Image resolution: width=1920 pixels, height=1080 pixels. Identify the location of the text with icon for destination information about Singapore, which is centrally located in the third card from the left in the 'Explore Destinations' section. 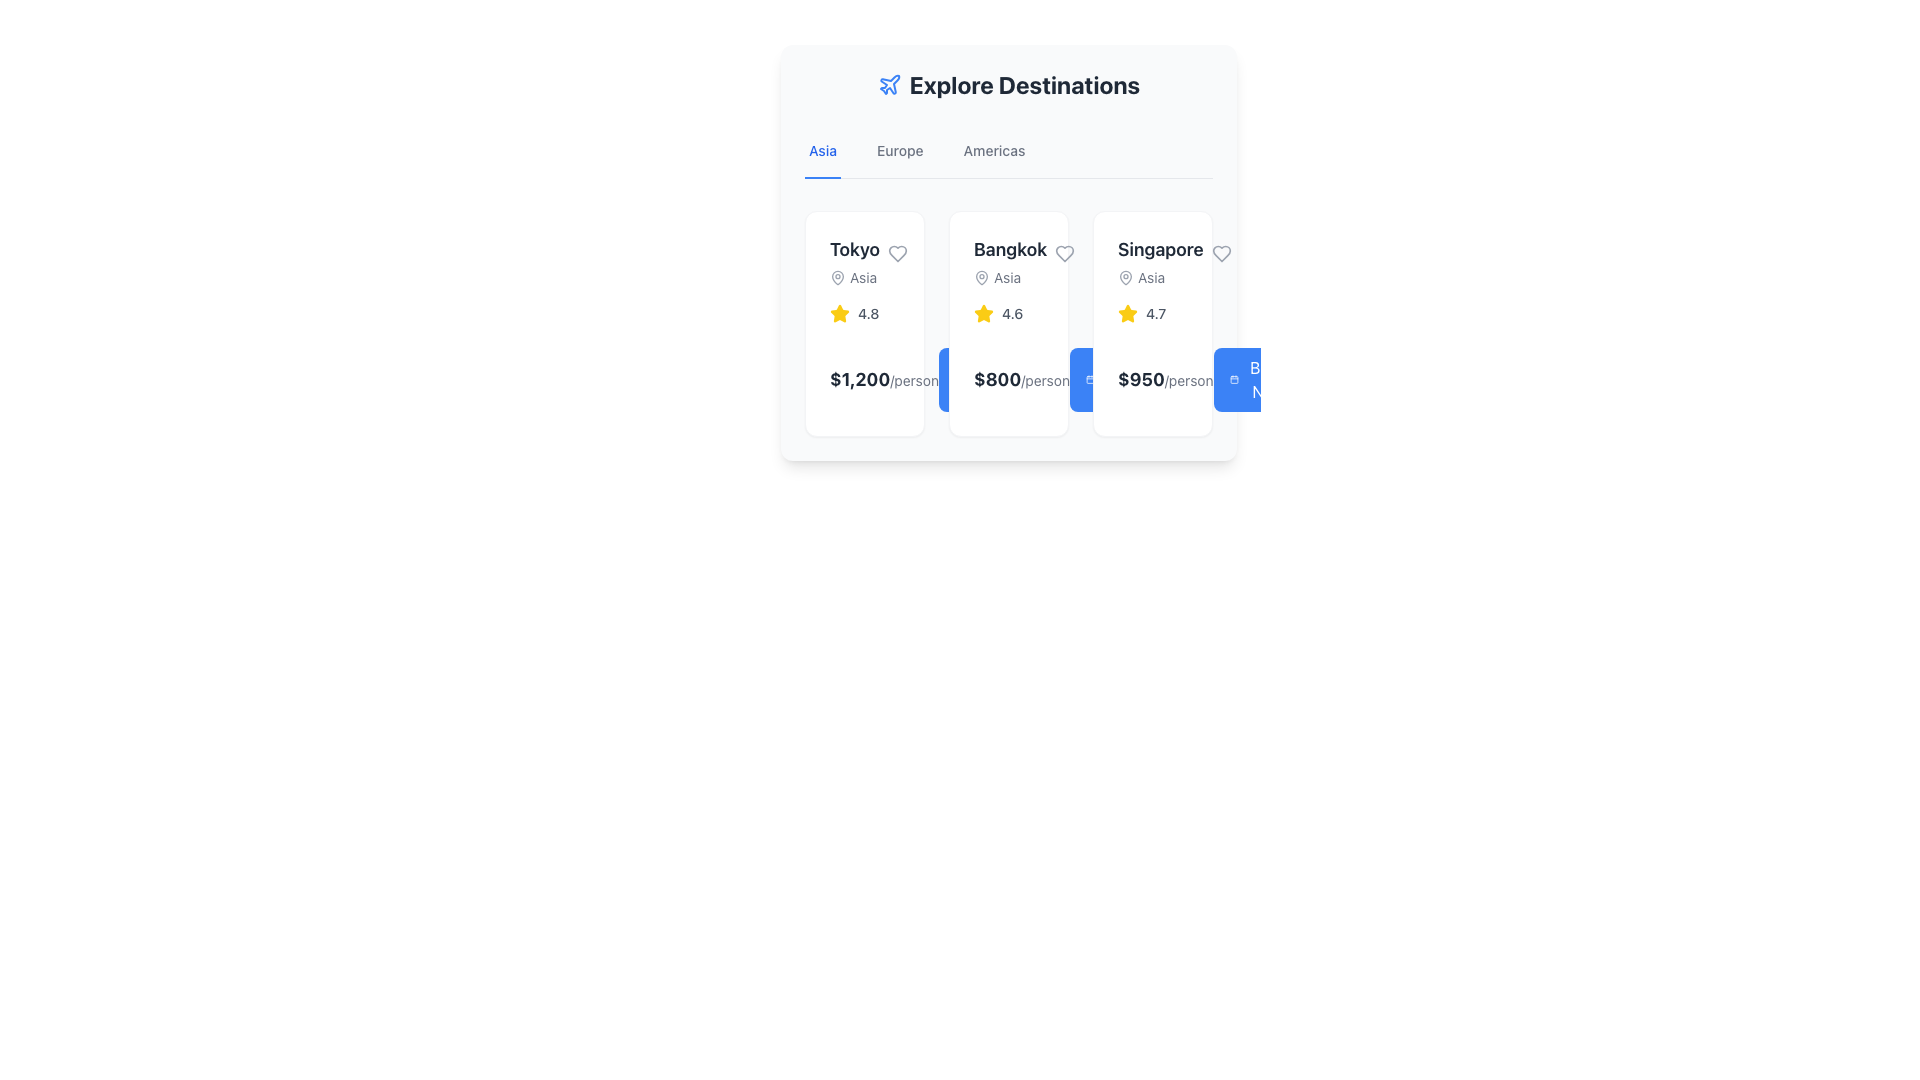
(1160, 261).